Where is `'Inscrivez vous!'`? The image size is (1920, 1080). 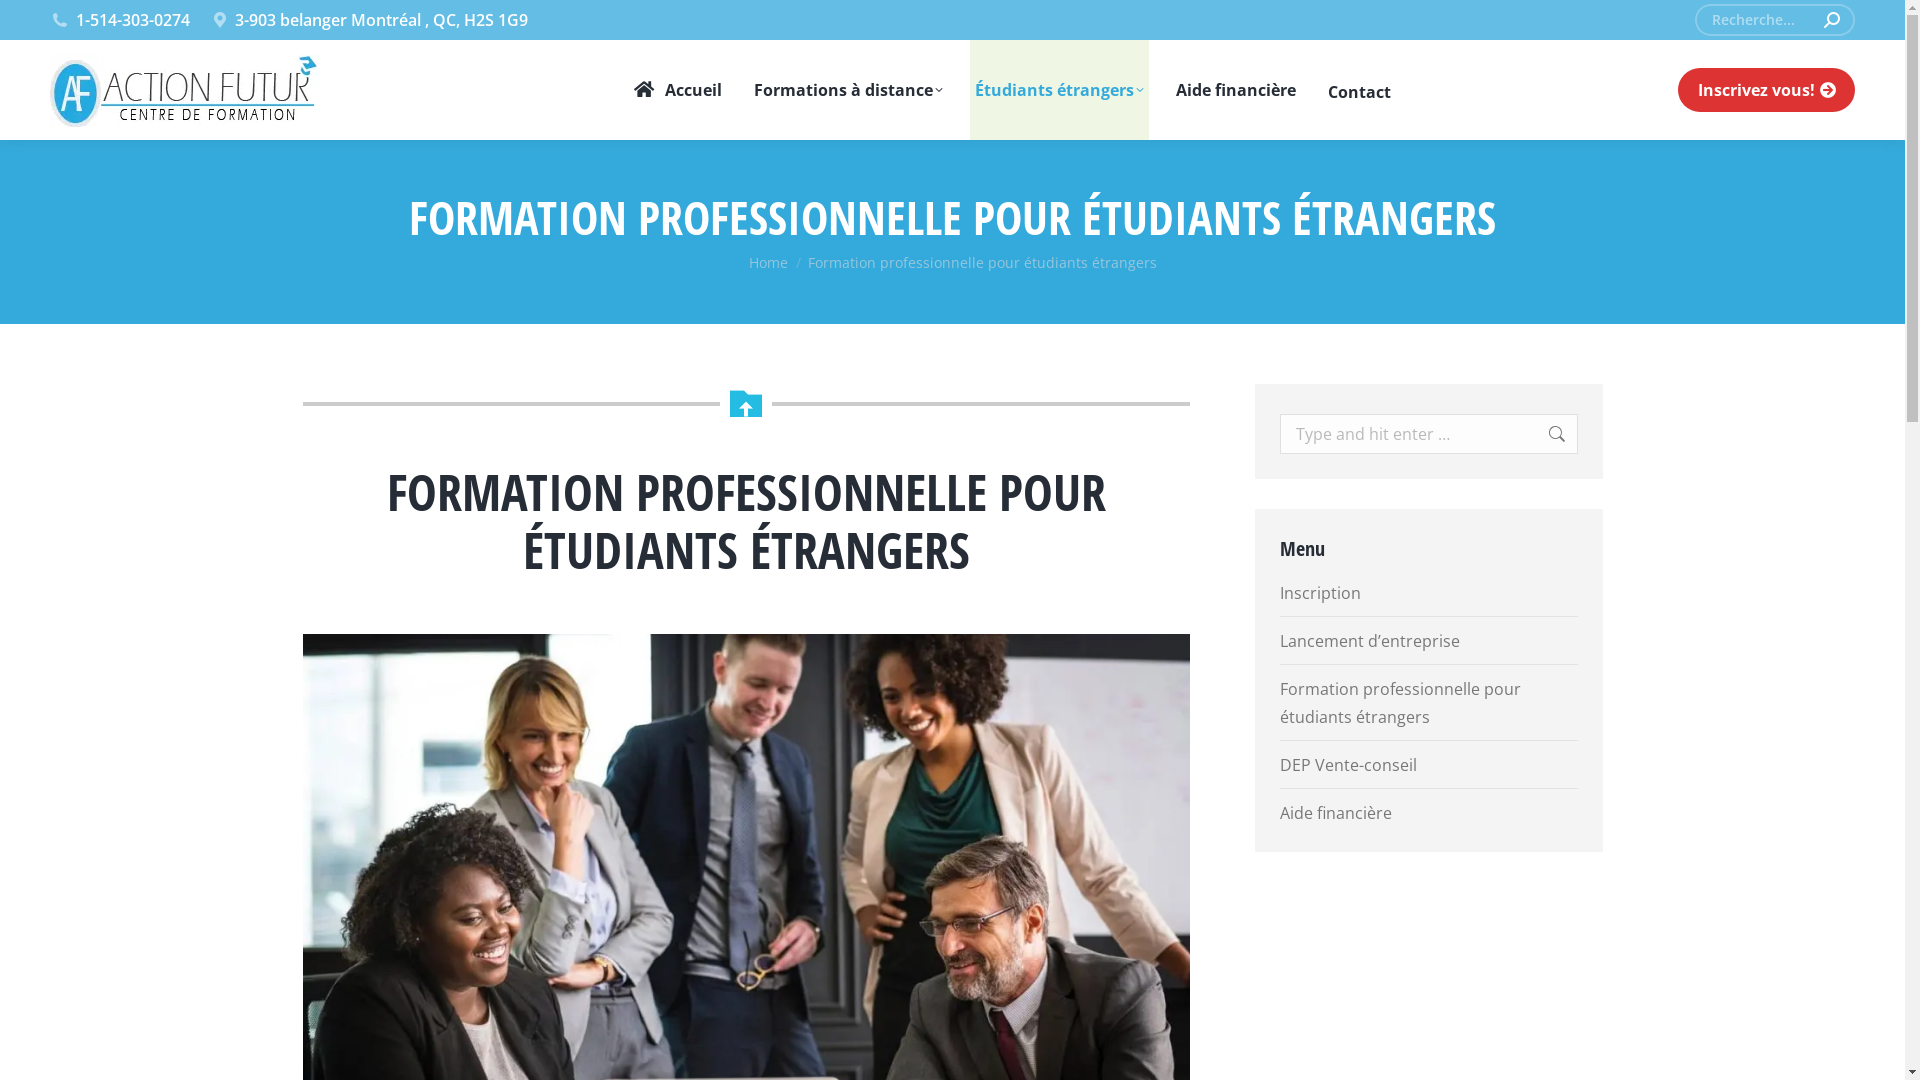
'Inscrivez vous!' is located at coordinates (1766, 88).